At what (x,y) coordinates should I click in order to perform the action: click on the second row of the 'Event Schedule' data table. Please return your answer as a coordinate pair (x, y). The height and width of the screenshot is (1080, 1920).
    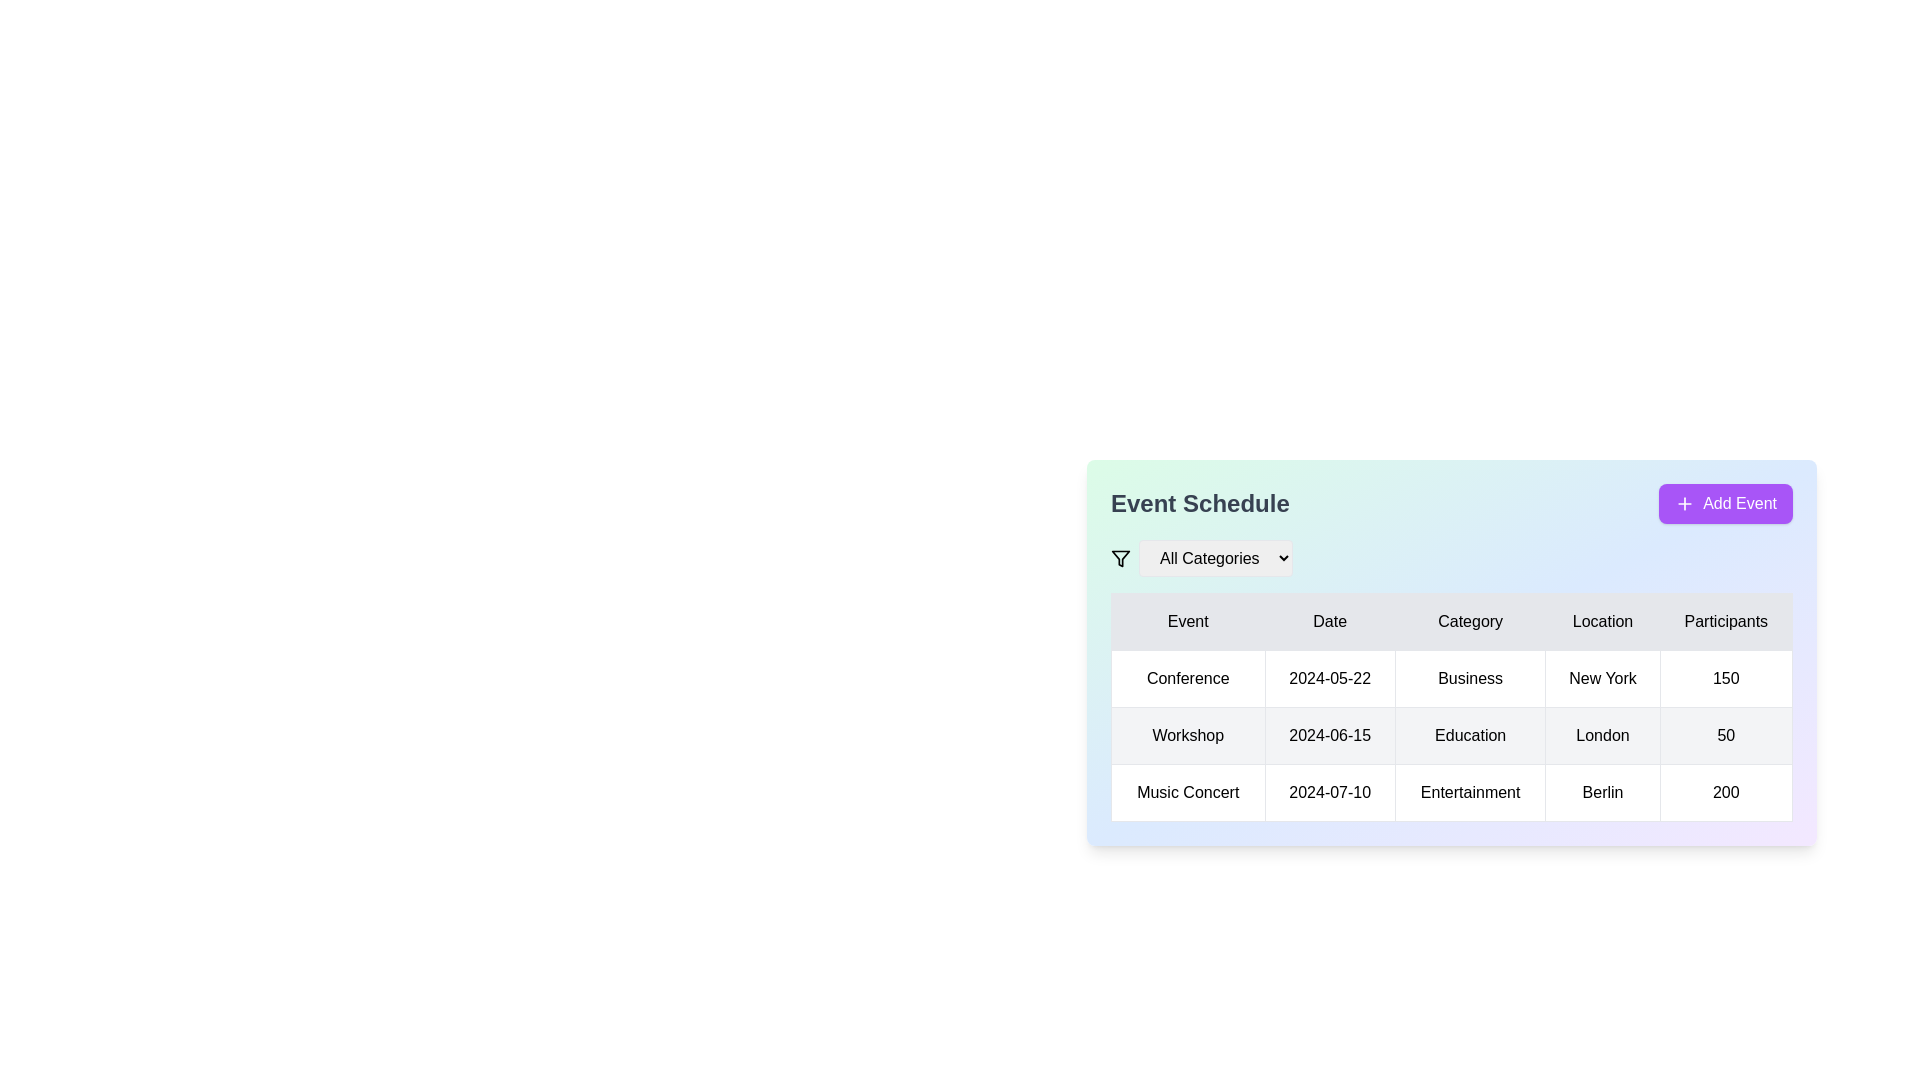
    Looking at the image, I should click on (1451, 736).